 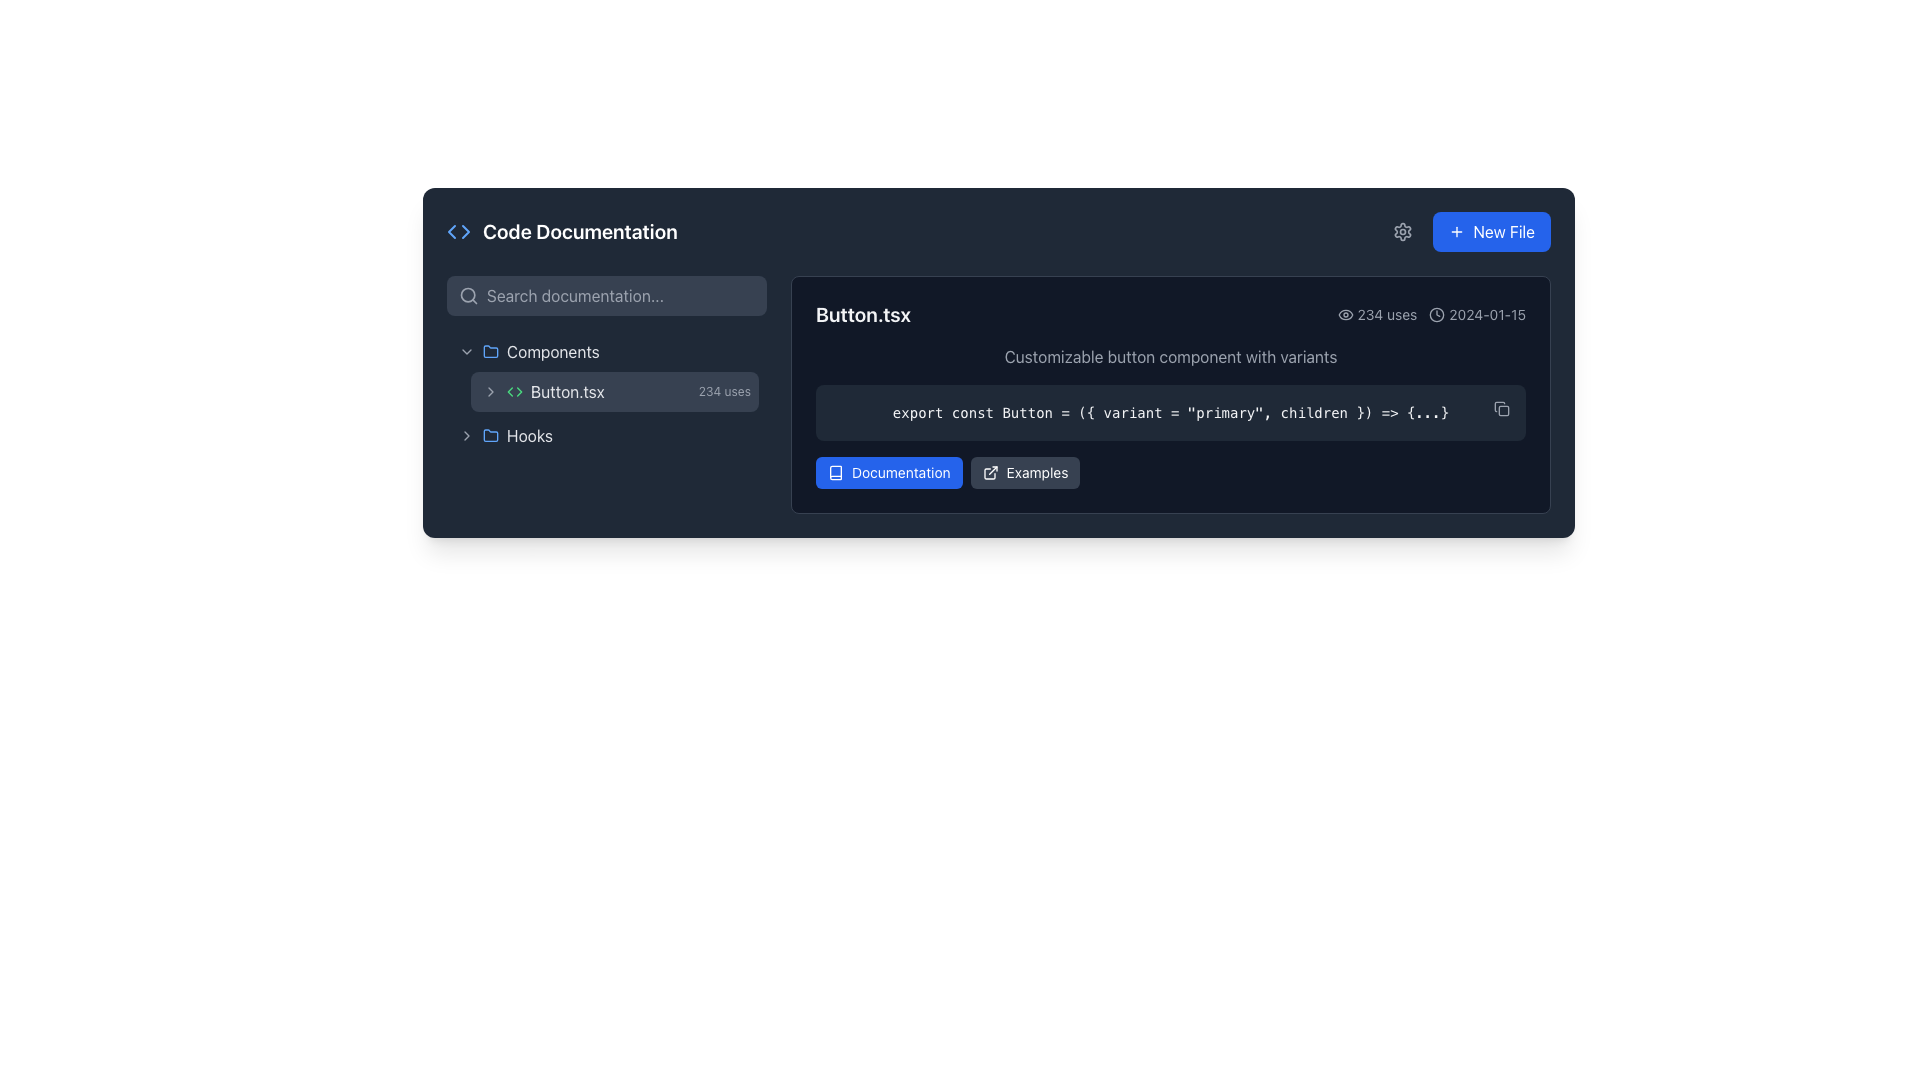 I want to click on the 'Documentation' icon located in the top-right region of the interface, so click(x=835, y=473).